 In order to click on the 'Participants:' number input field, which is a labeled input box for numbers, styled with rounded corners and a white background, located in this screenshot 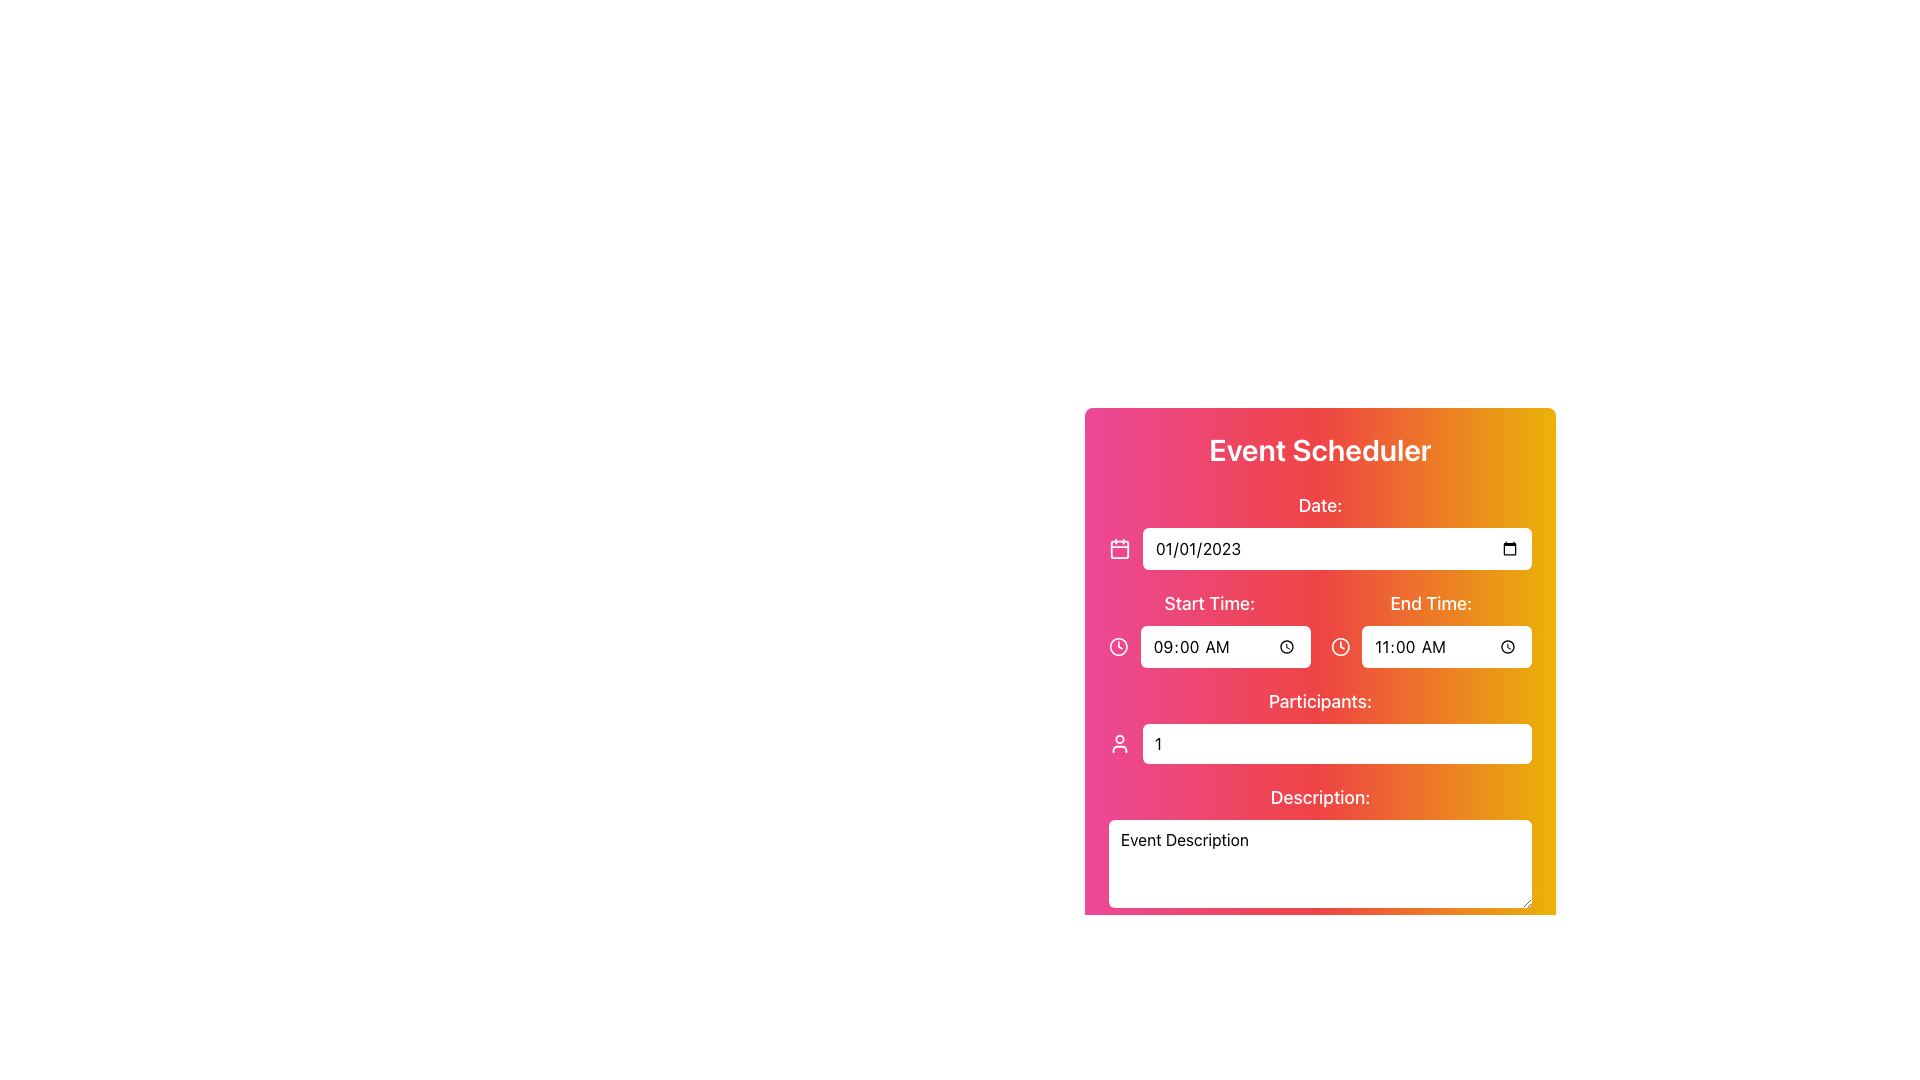, I will do `click(1320, 725)`.